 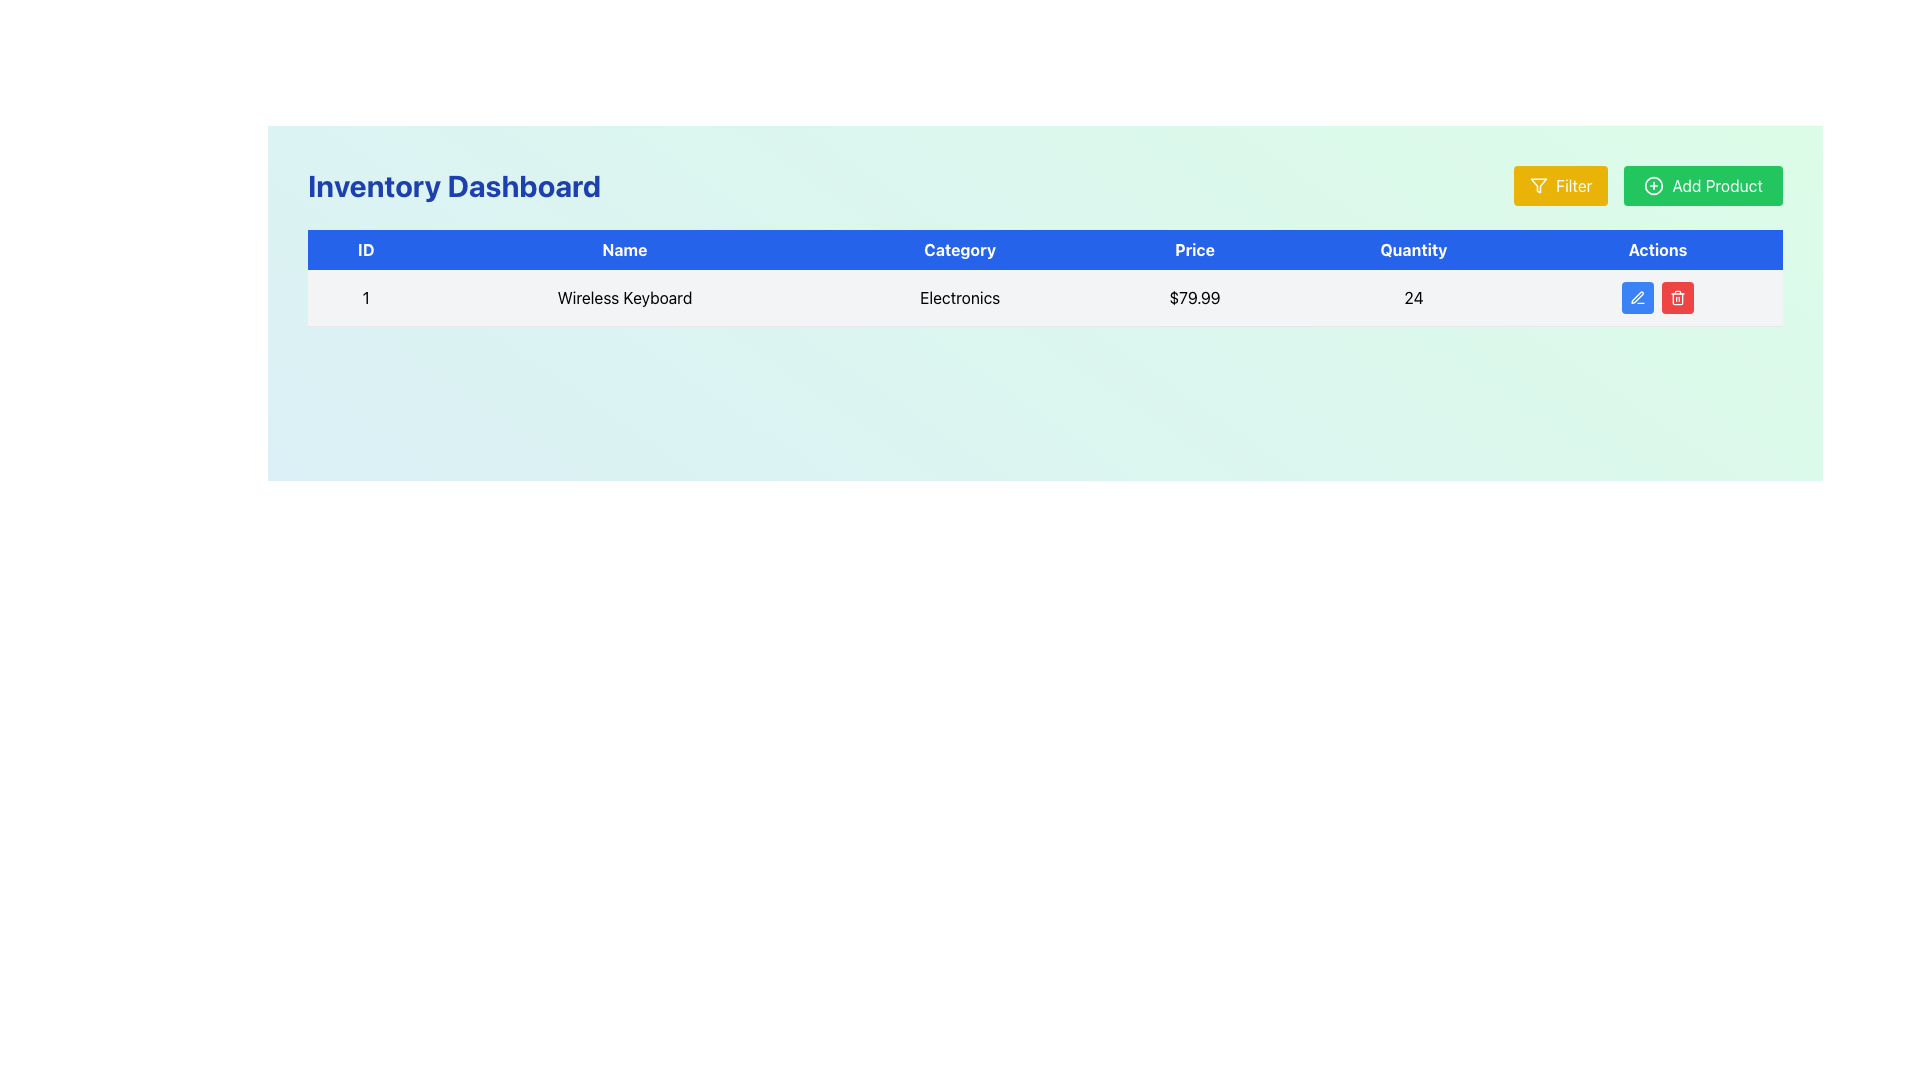 What do you see at coordinates (1637, 297) in the screenshot?
I see `the blue edit icon button in the 'Actions' column for the product 'Wireless Keyboard' to modify the entry` at bounding box center [1637, 297].